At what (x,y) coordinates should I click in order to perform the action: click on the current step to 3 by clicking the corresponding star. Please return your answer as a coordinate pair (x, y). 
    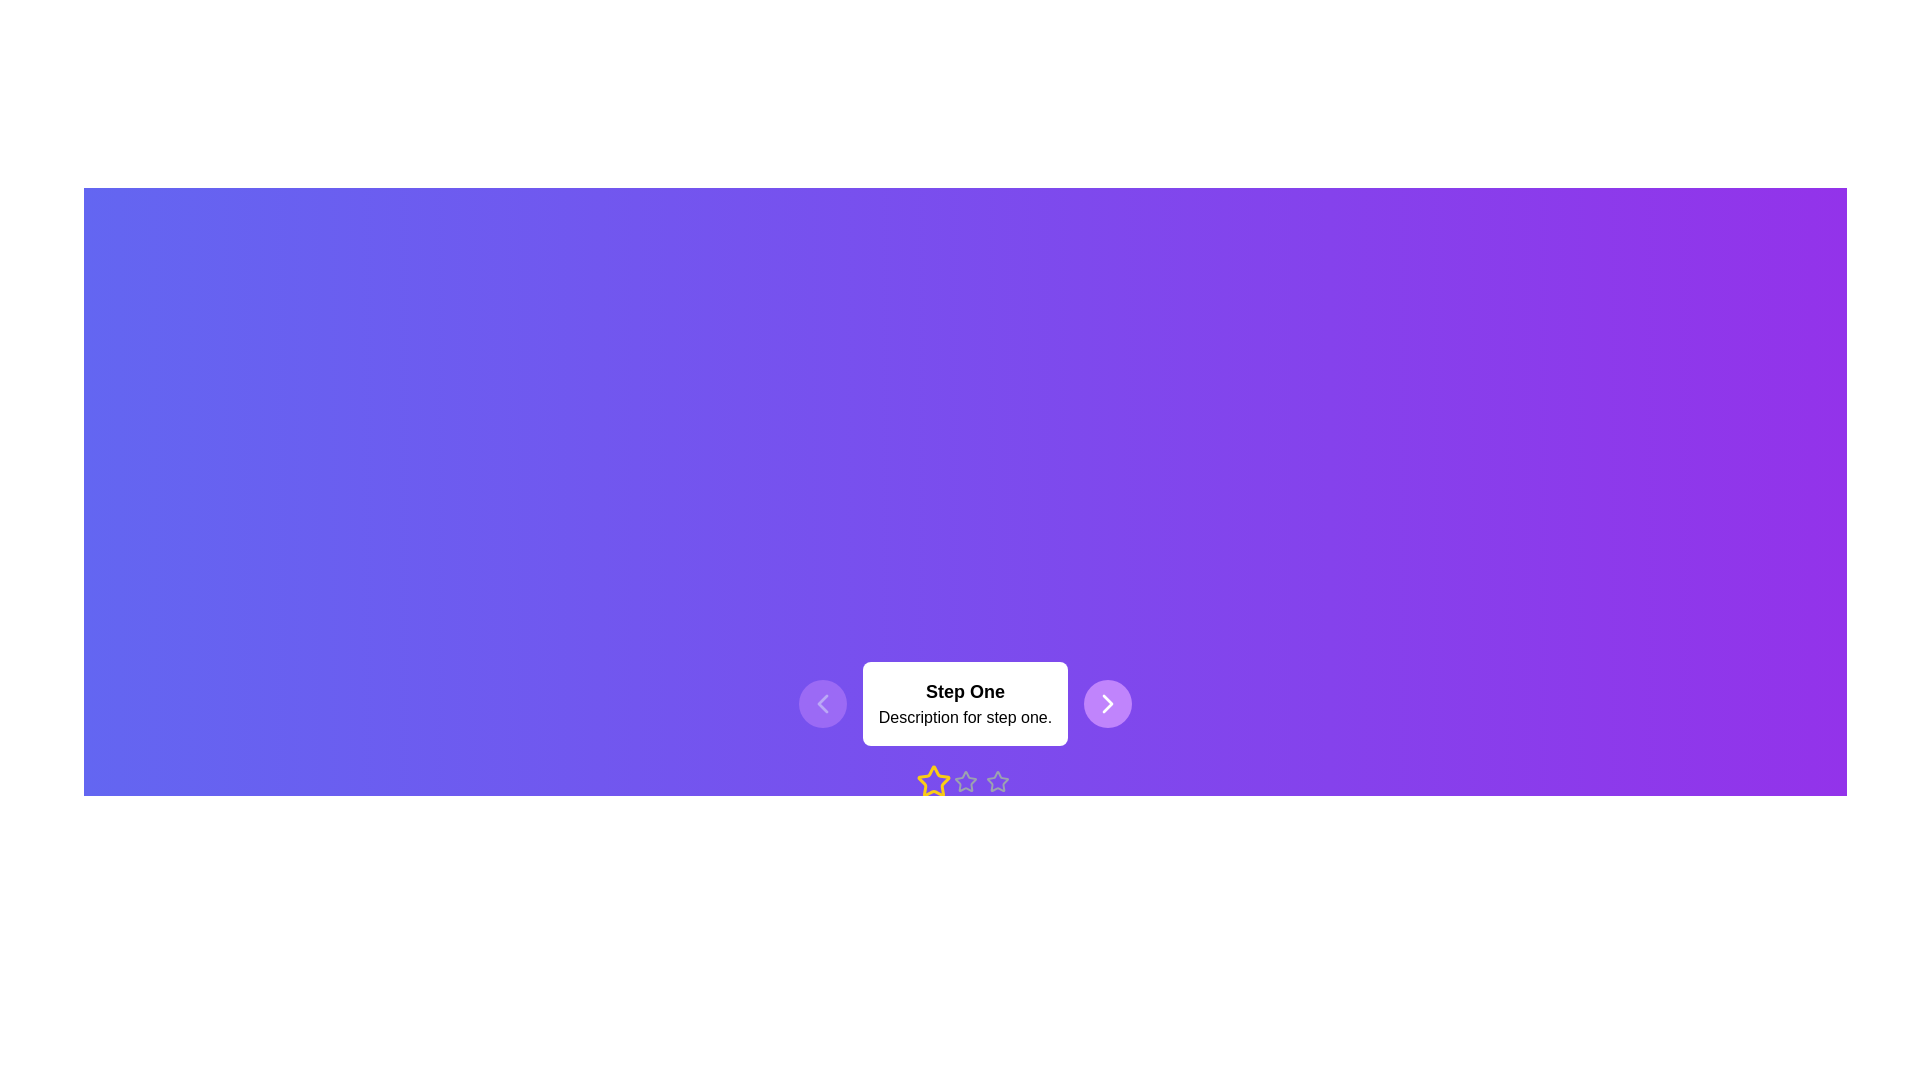
    Looking at the image, I should click on (997, 781).